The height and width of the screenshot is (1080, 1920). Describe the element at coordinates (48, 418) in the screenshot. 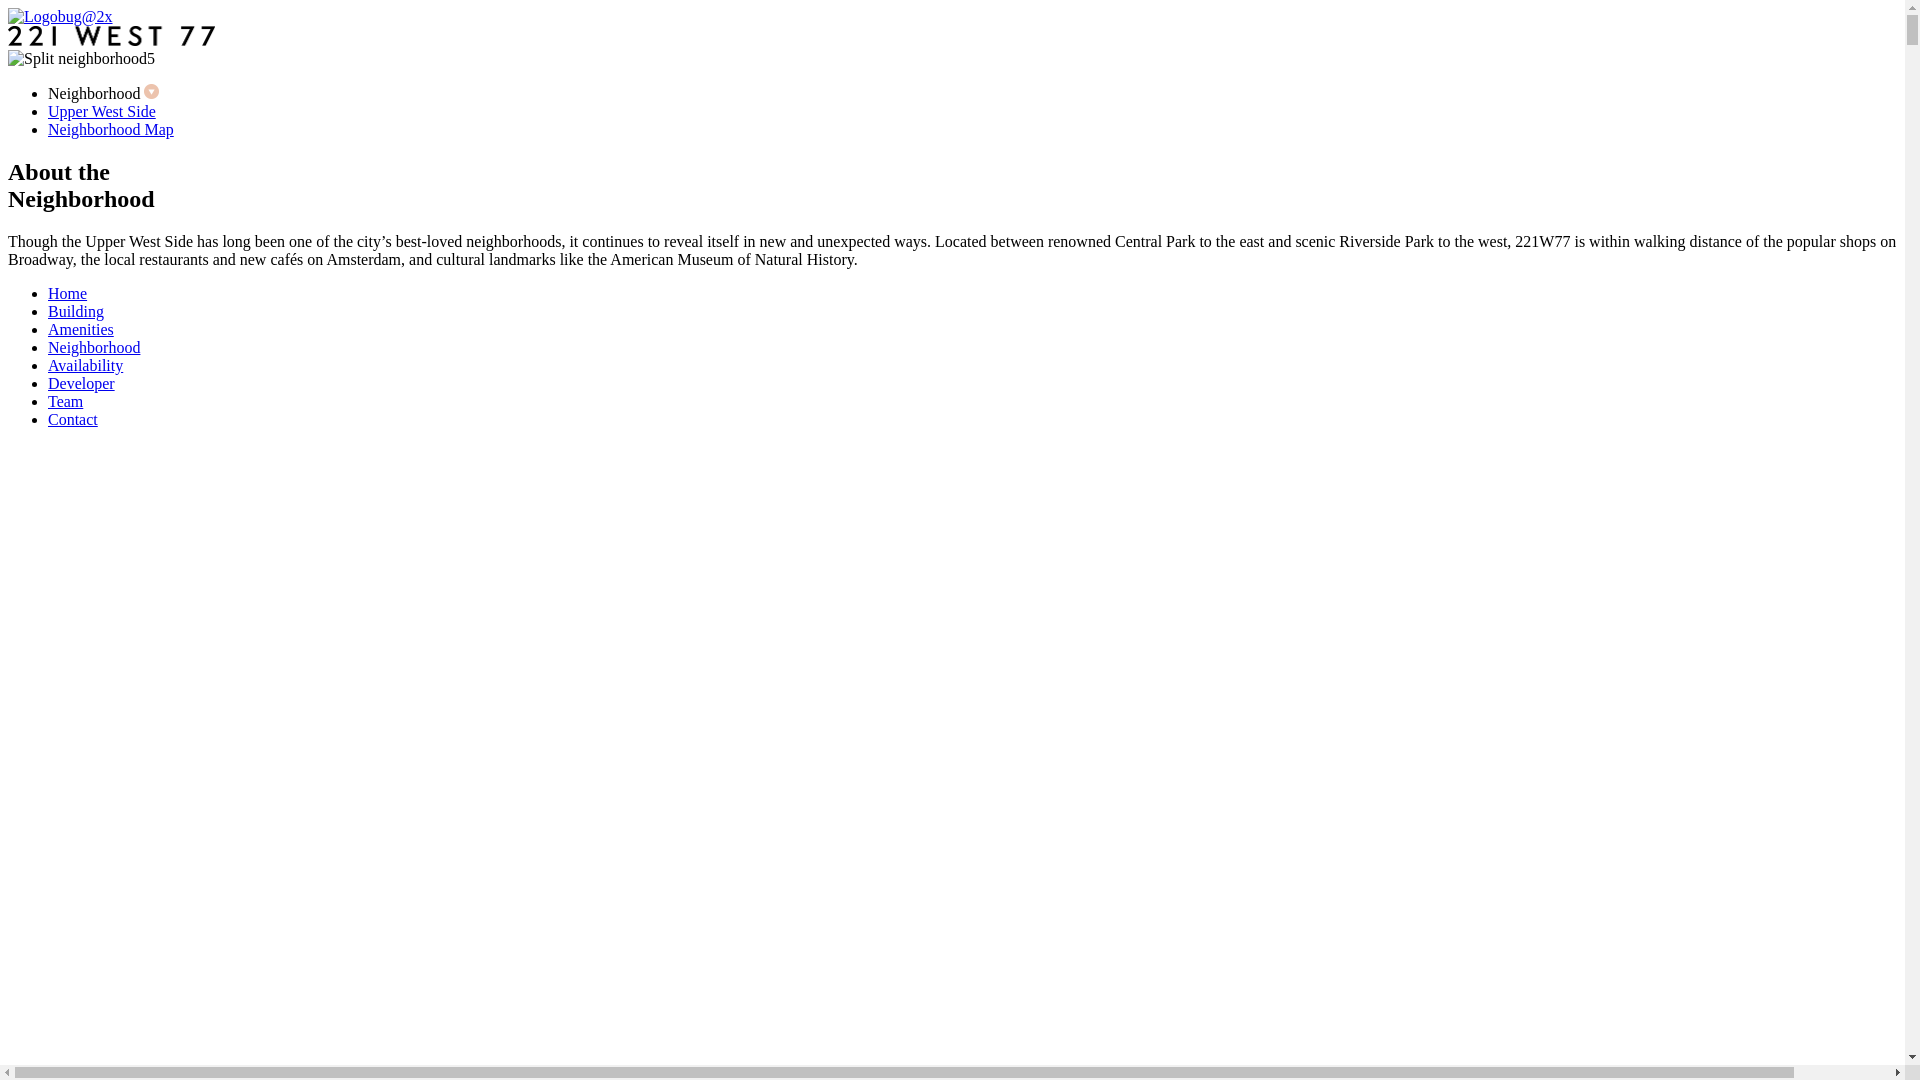

I see `'Contact'` at that location.